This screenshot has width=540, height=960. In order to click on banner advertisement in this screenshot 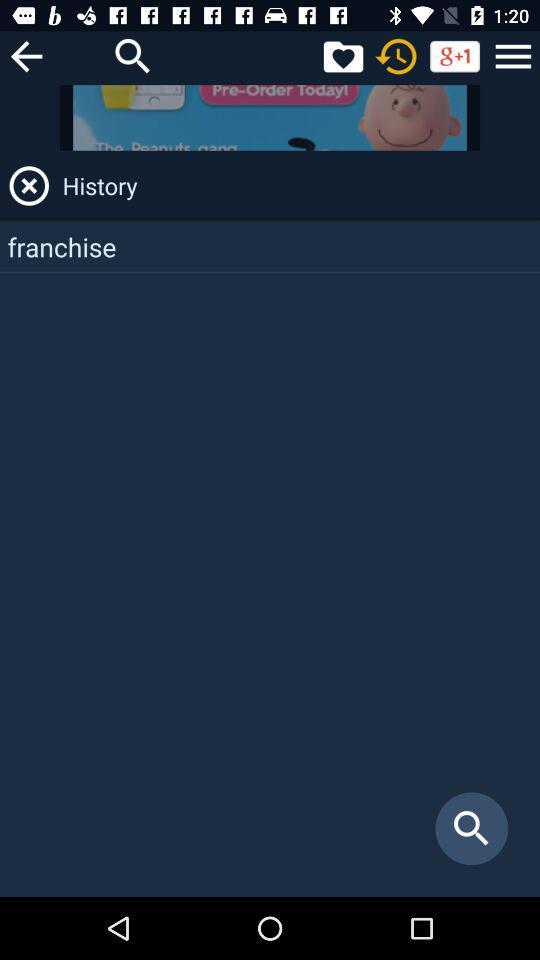, I will do `click(270, 117)`.